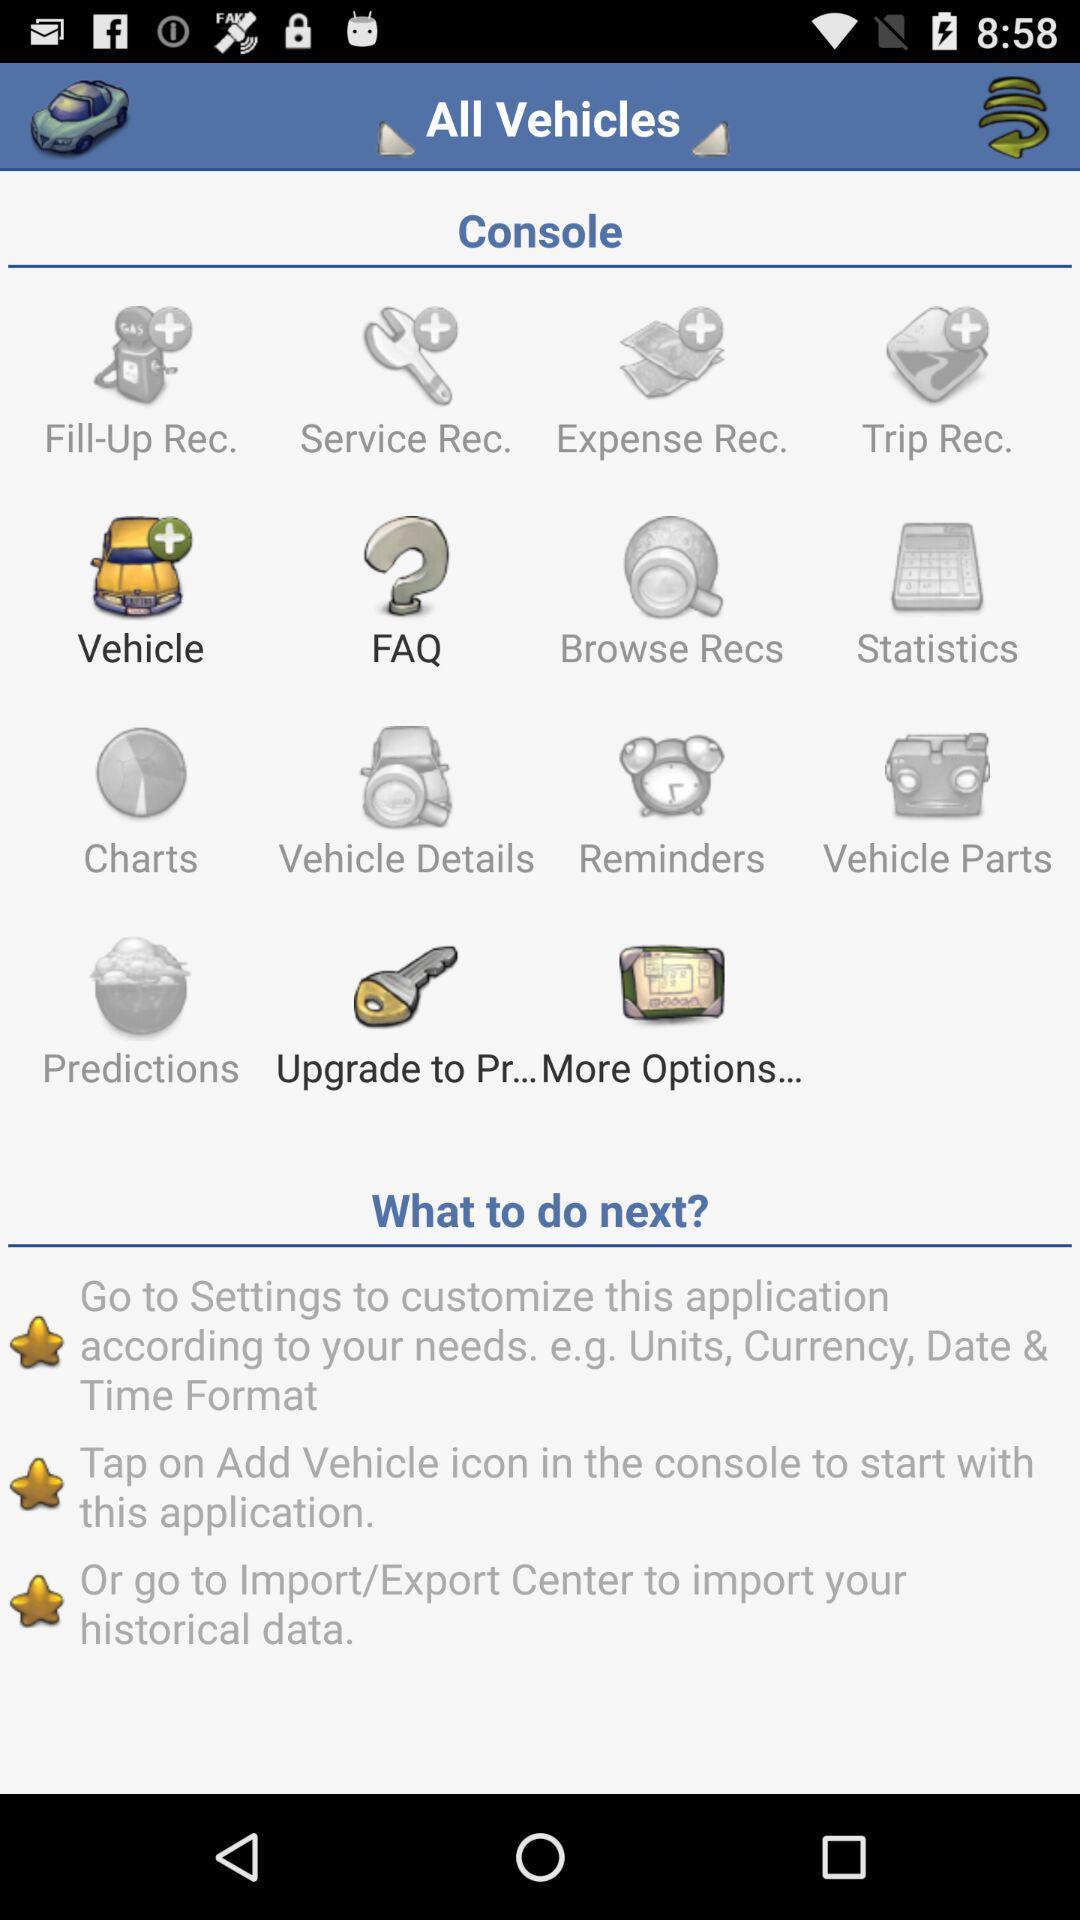 The width and height of the screenshot is (1080, 1920). What do you see at coordinates (400, 137) in the screenshot?
I see `choose specific vehicle` at bounding box center [400, 137].